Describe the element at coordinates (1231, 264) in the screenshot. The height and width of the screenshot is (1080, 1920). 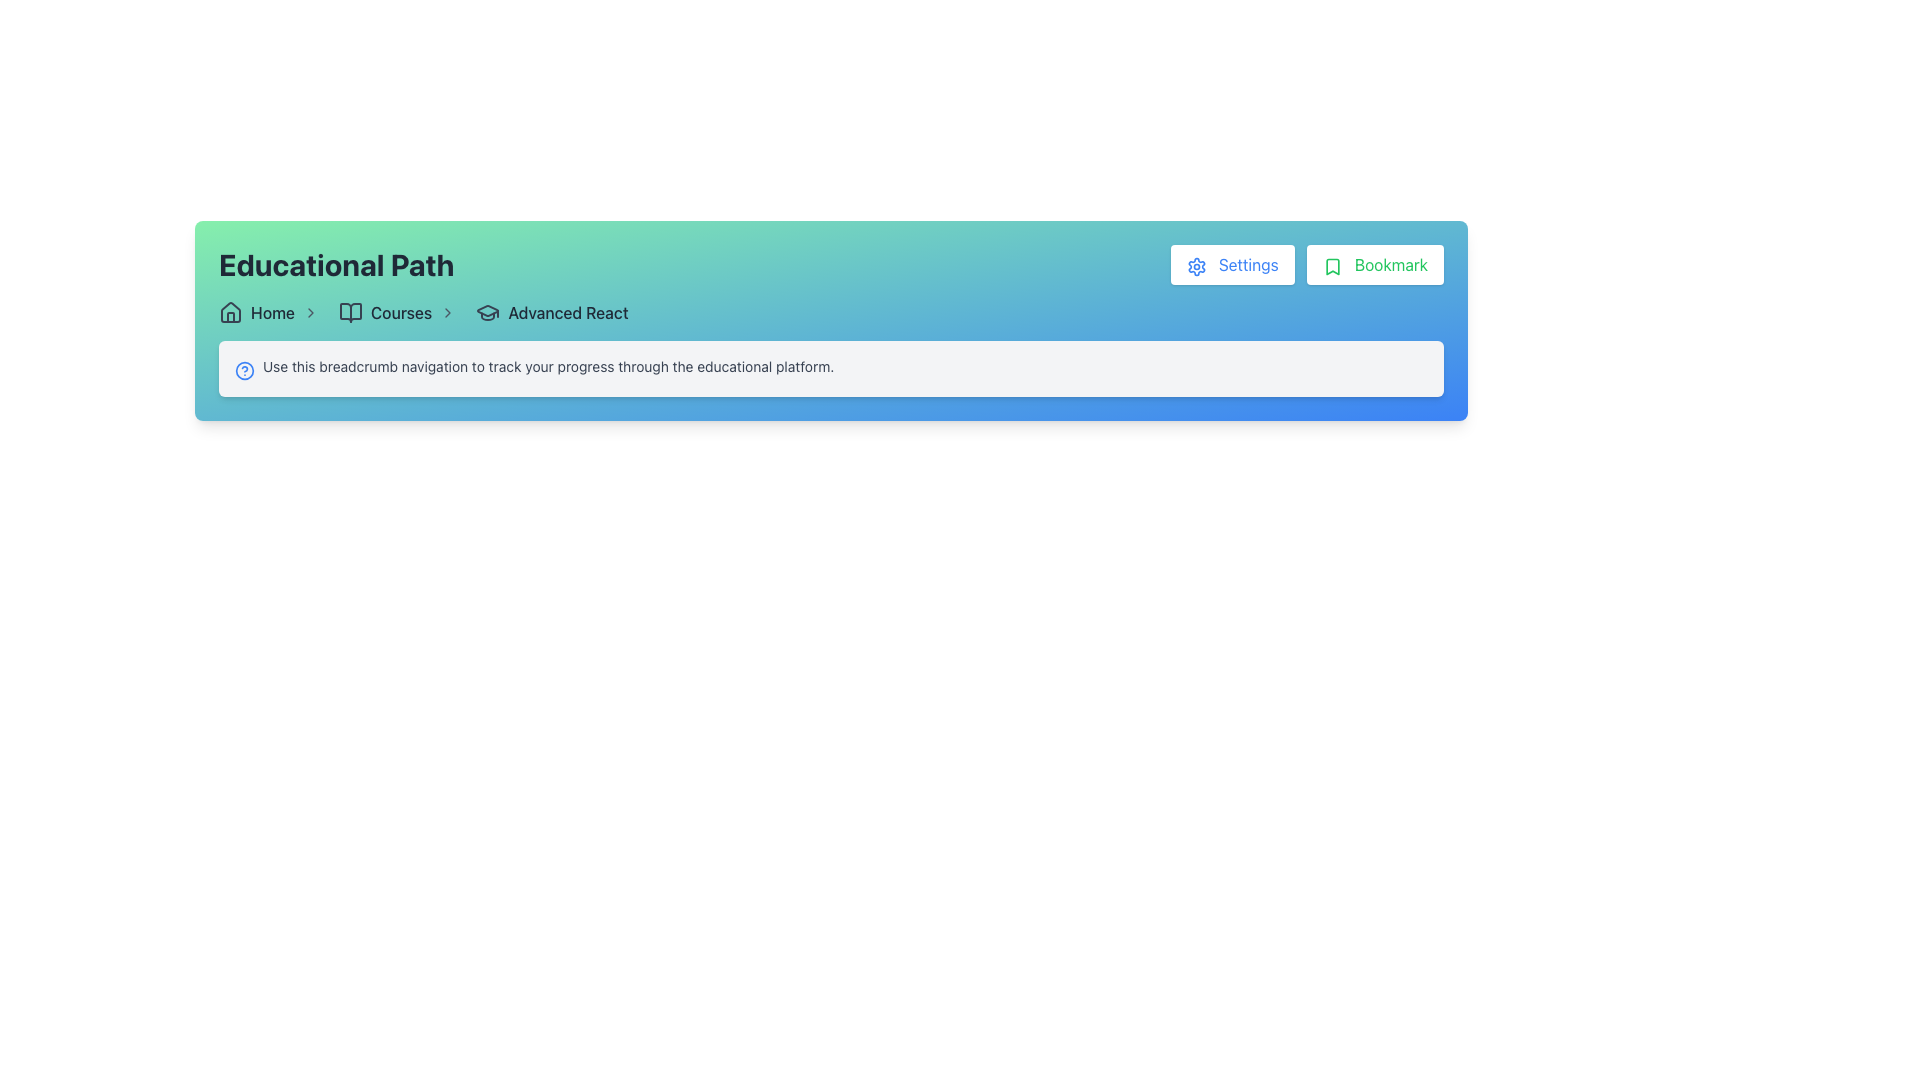
I see `the 'Settings' button located at the top right of the interface, which has a white background, rounded corners, and blue text with a gear icon` at that location.